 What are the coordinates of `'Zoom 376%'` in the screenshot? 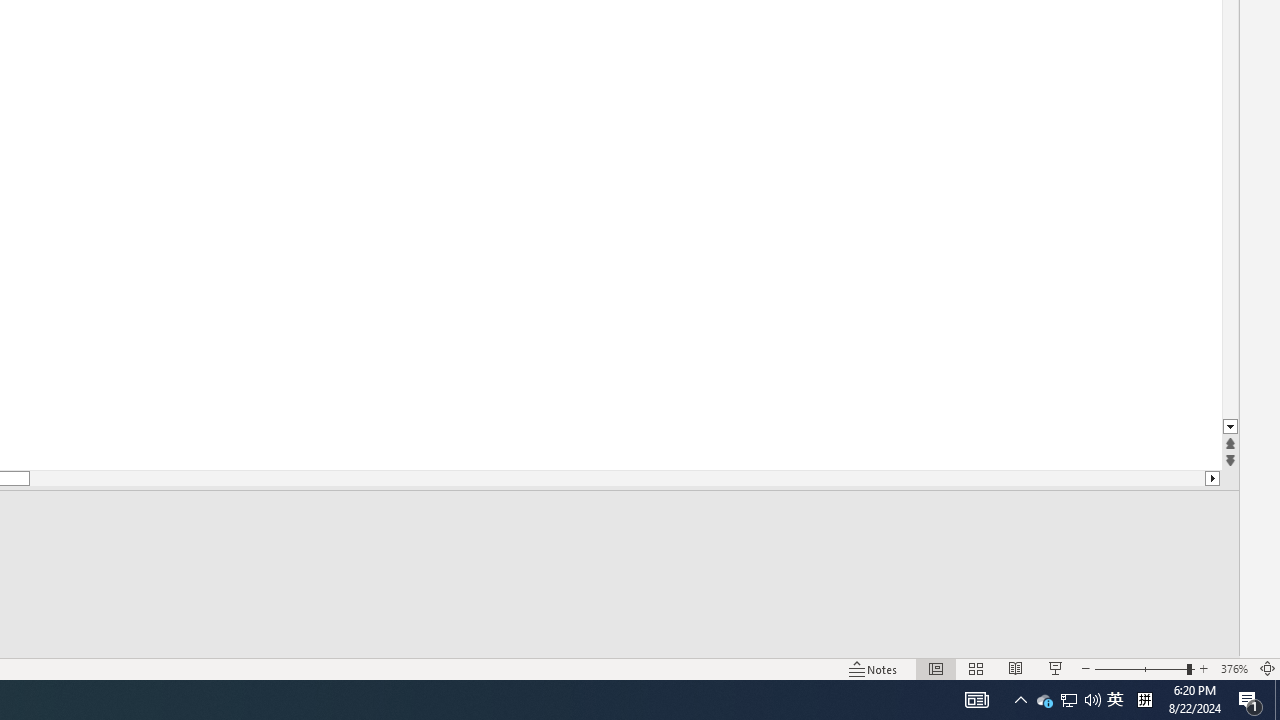 It's located at (1233, 669).